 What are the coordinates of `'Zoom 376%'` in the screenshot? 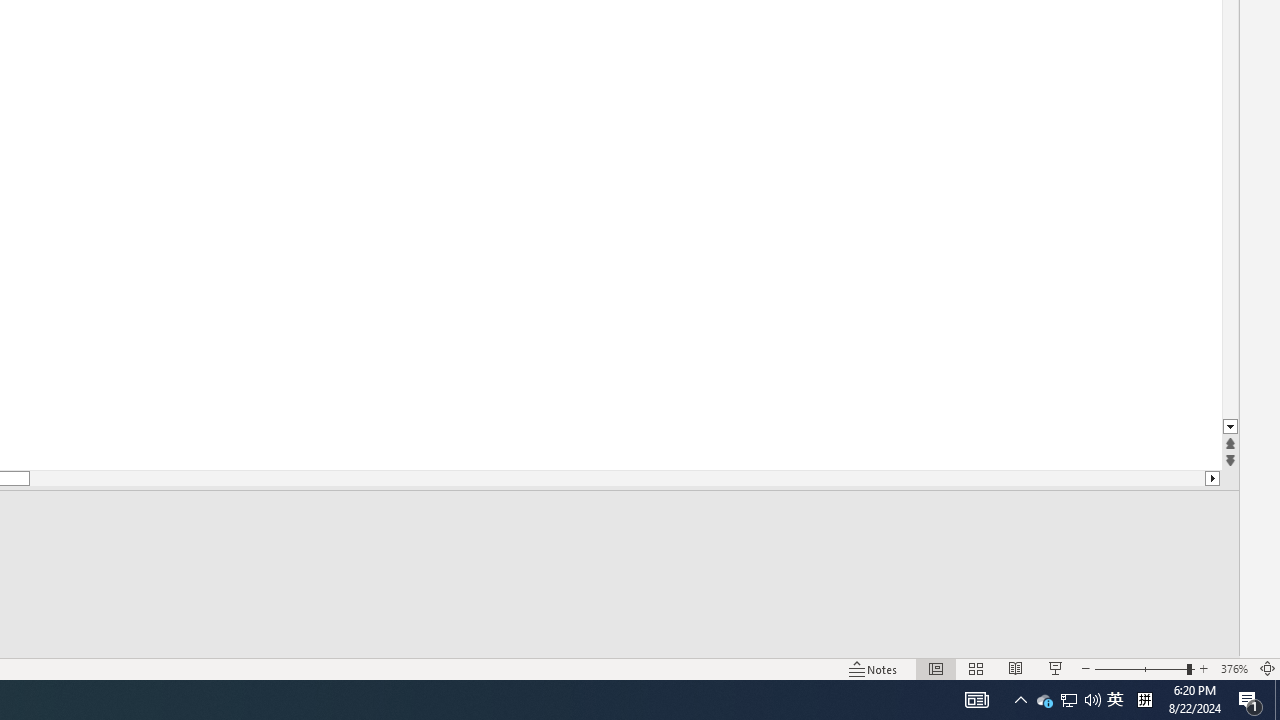 It's located at (1233, 669).